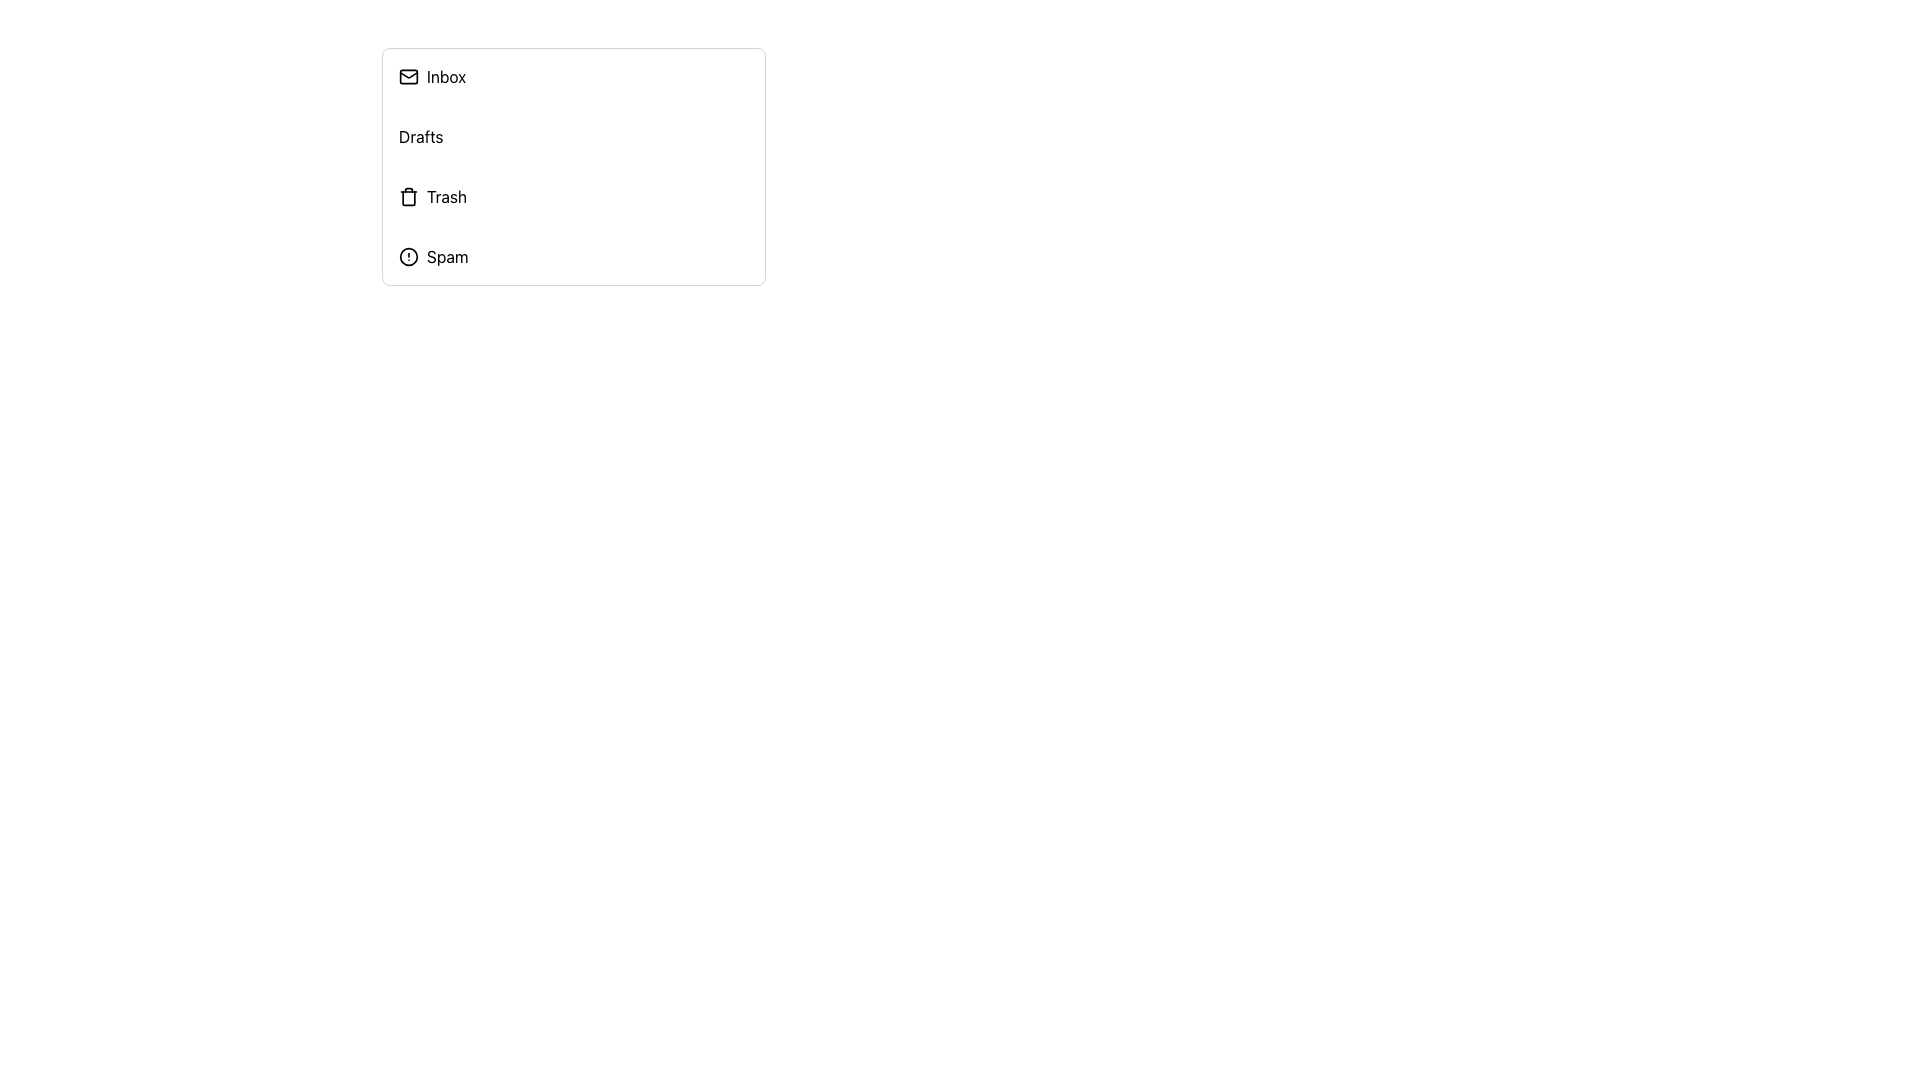 The image size is (1920, 1080). Describe the element at coordinates (445, 196) in the screenshot. I see `the 'Trash' text label, which is styled as a clickable label in a vertical list of navigation options` at that location.